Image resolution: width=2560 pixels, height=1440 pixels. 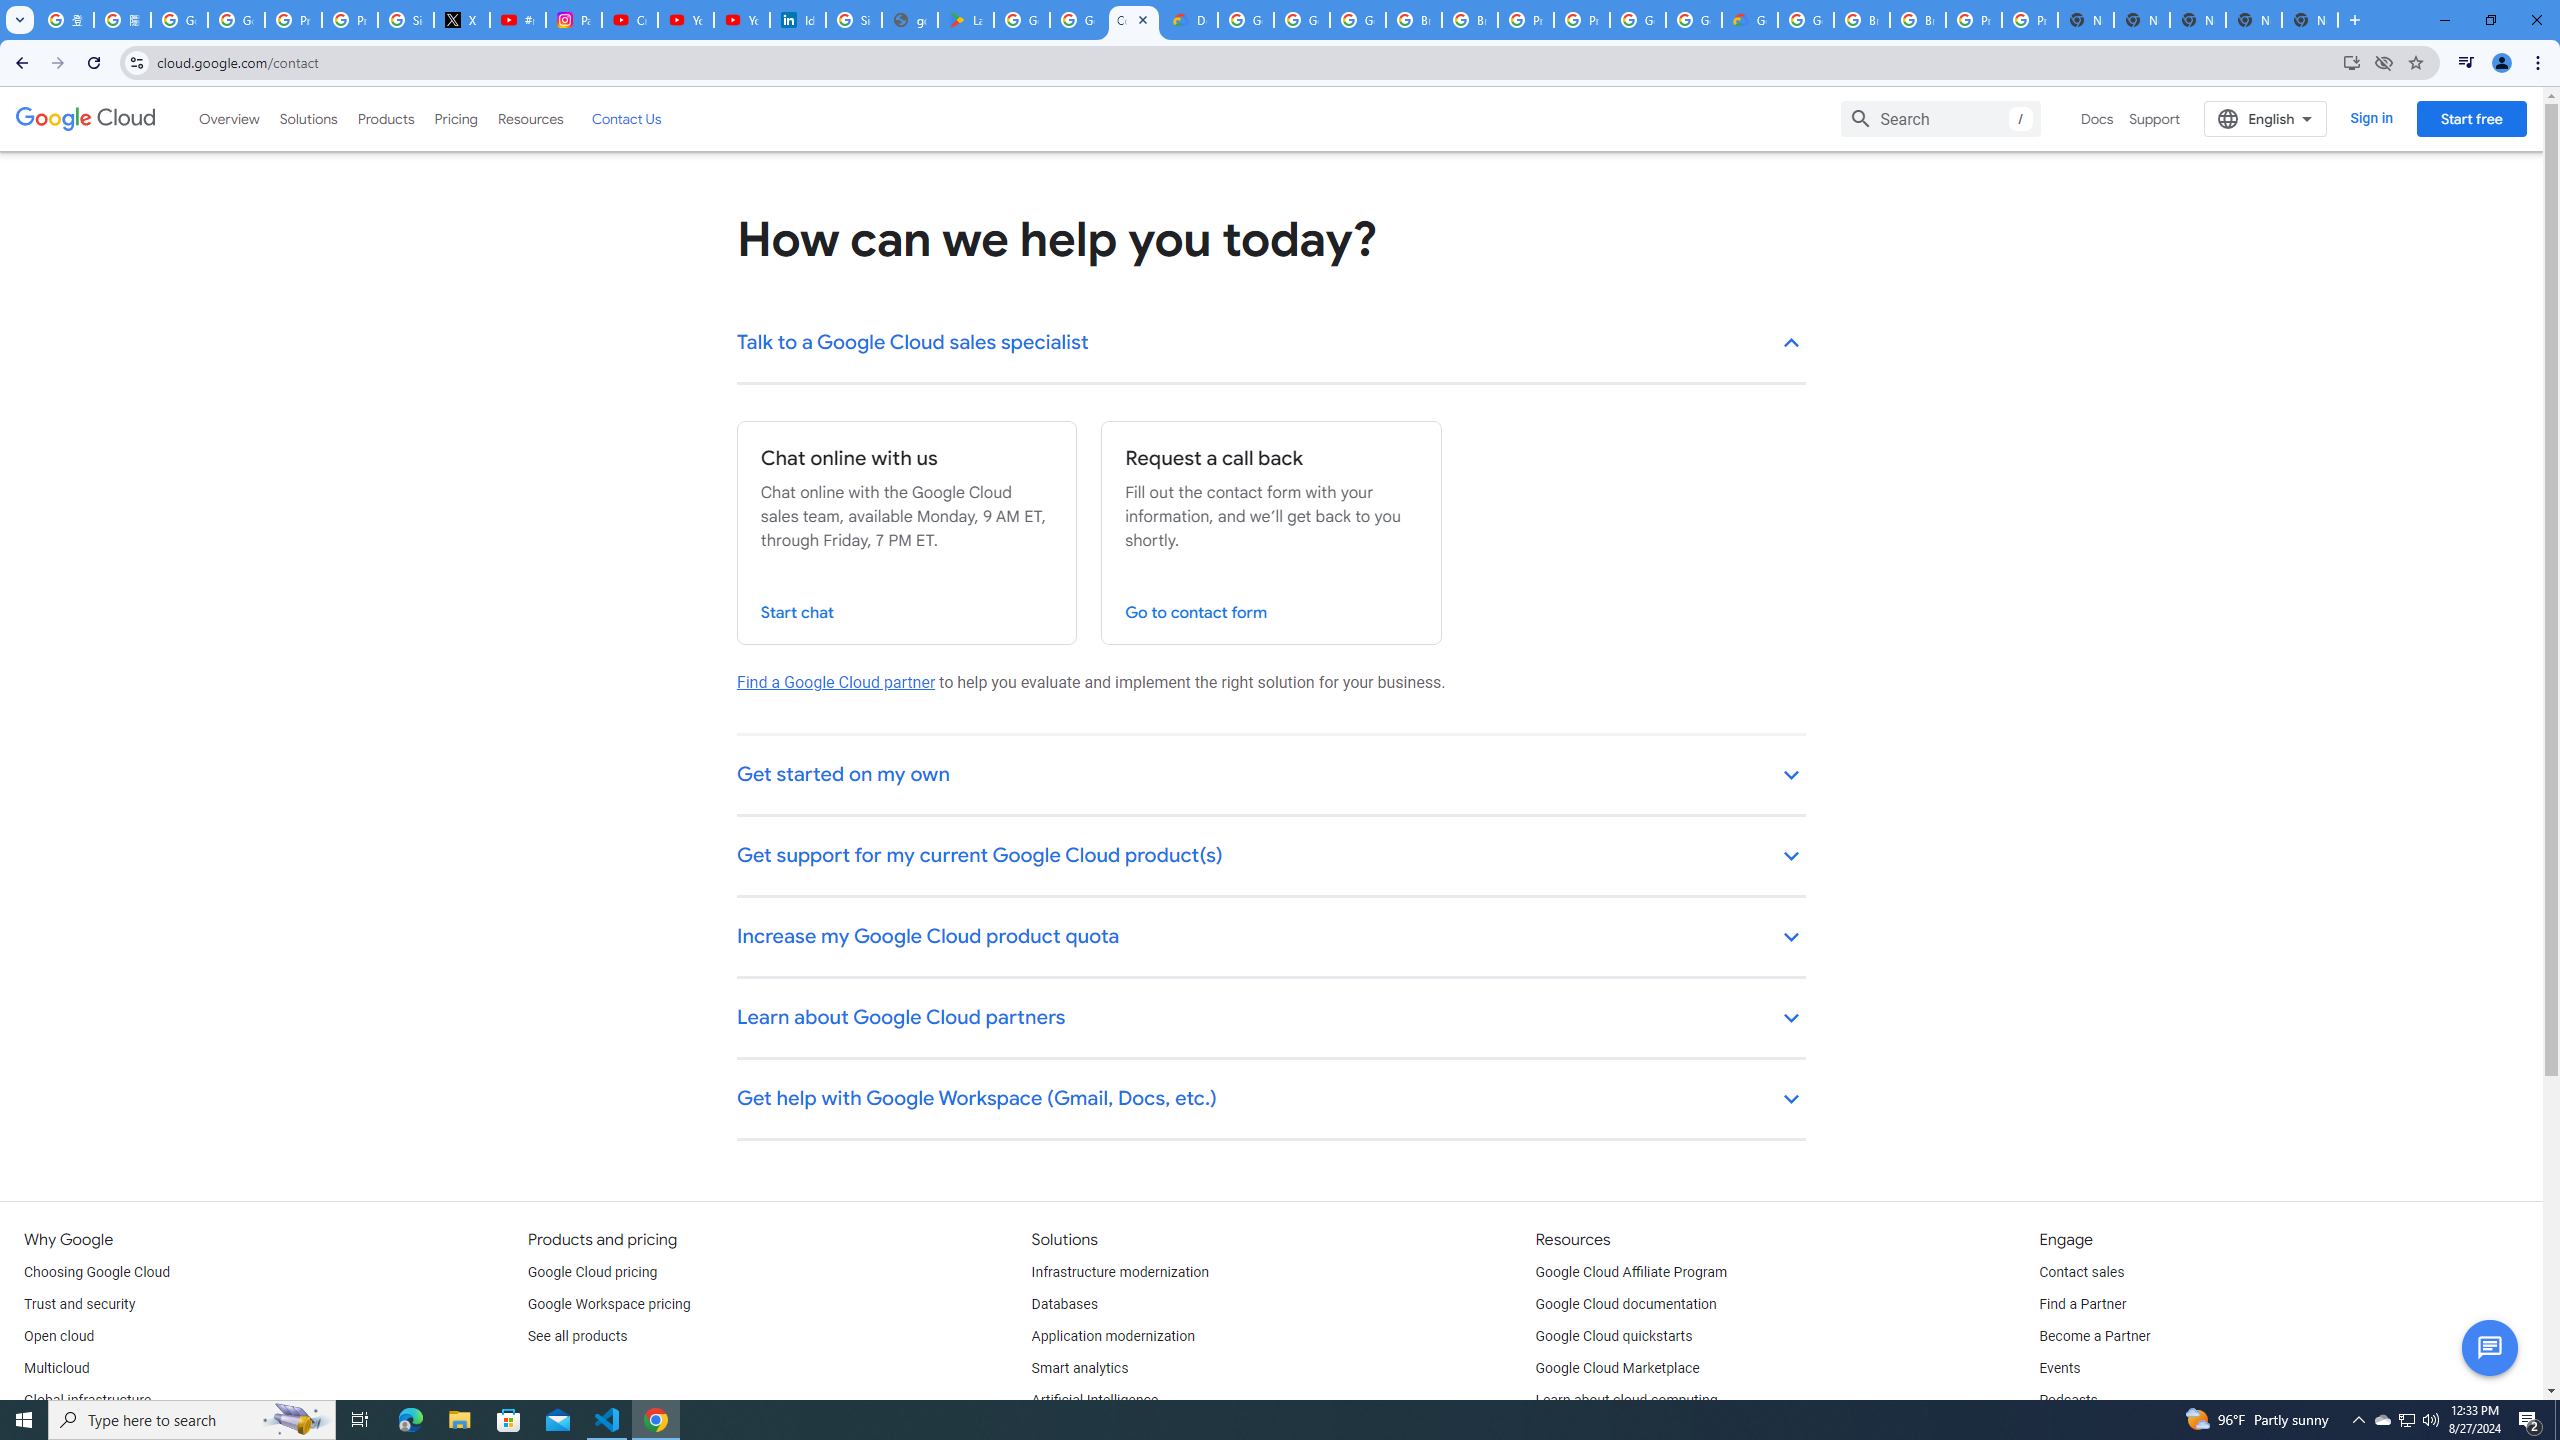 I want to click on 'See all products', so click(x=576, y=1336).